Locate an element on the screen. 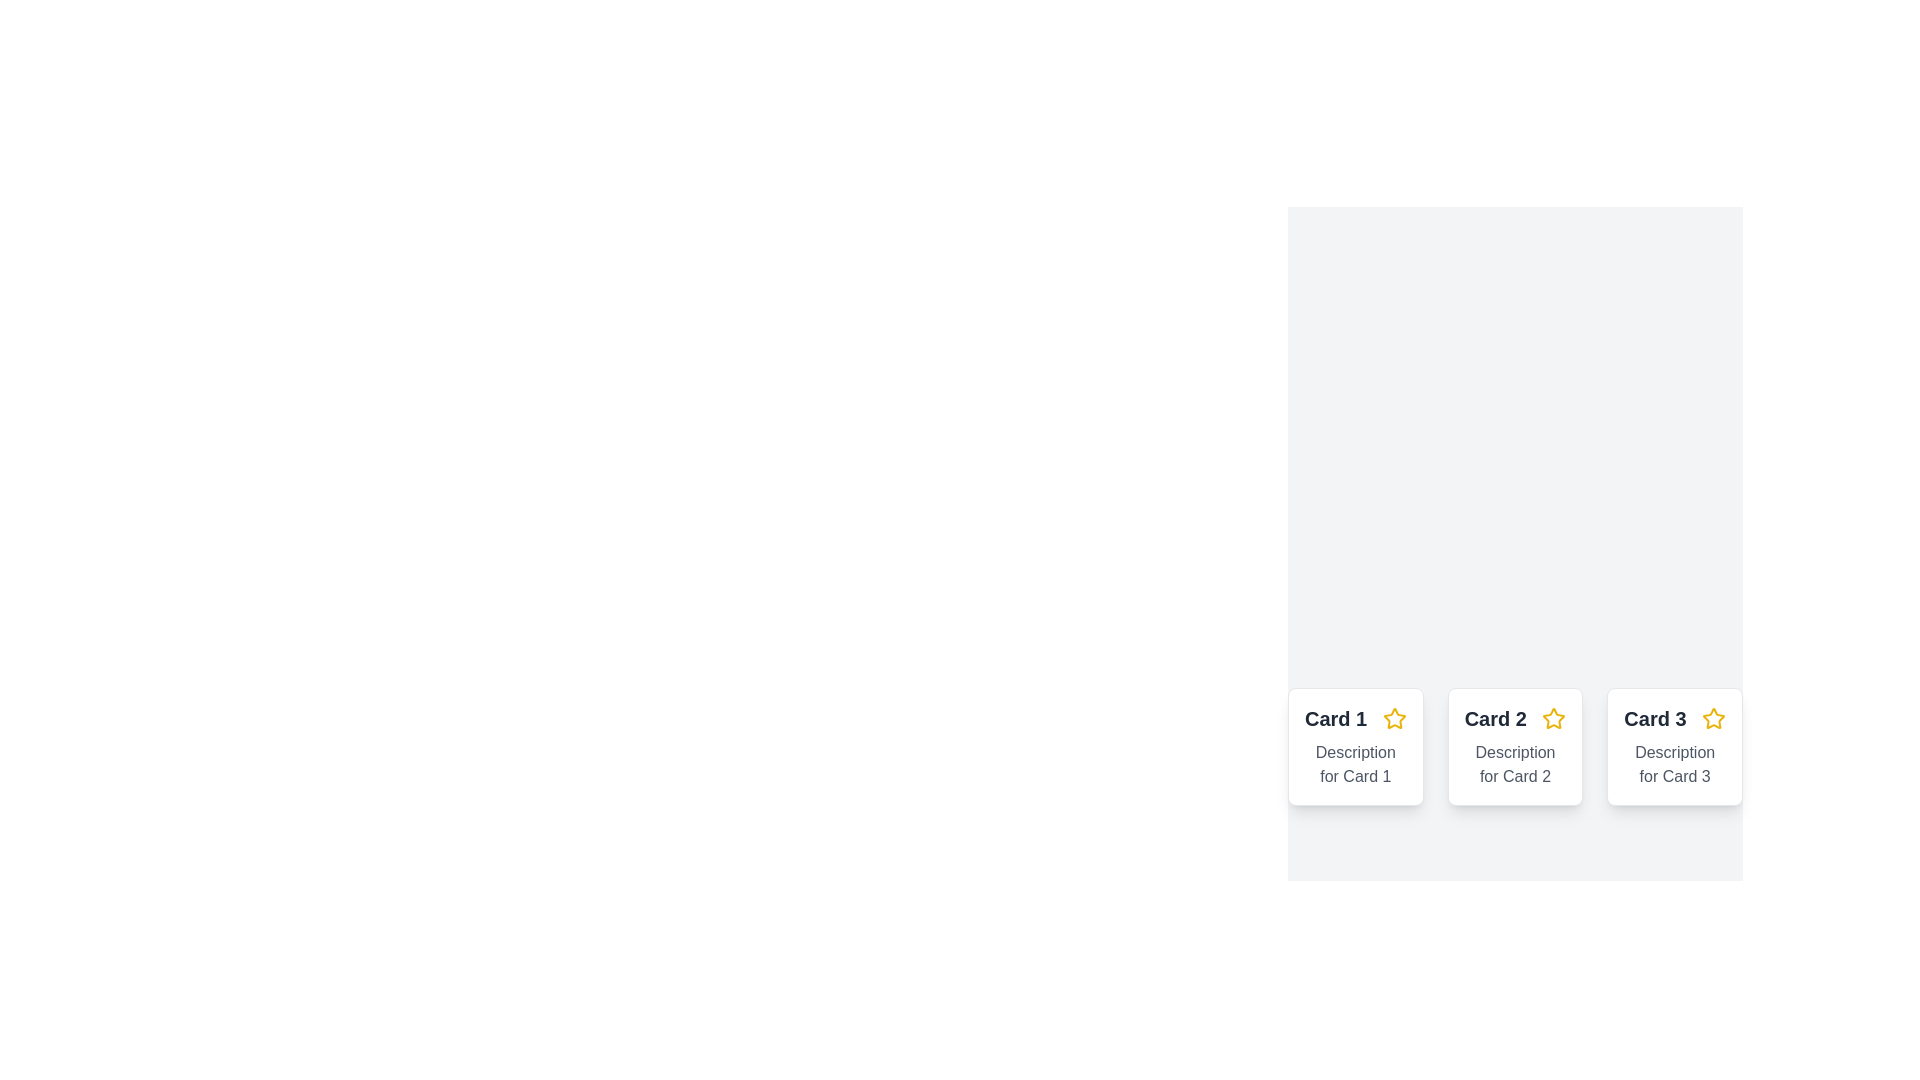 This screenshot has height=1080, width=1920. the Interactive card component titled 'Card 1', which includes a brief description and an associated icon located at the top-left corner of the grid layout is located at coordinates (1355, 747).